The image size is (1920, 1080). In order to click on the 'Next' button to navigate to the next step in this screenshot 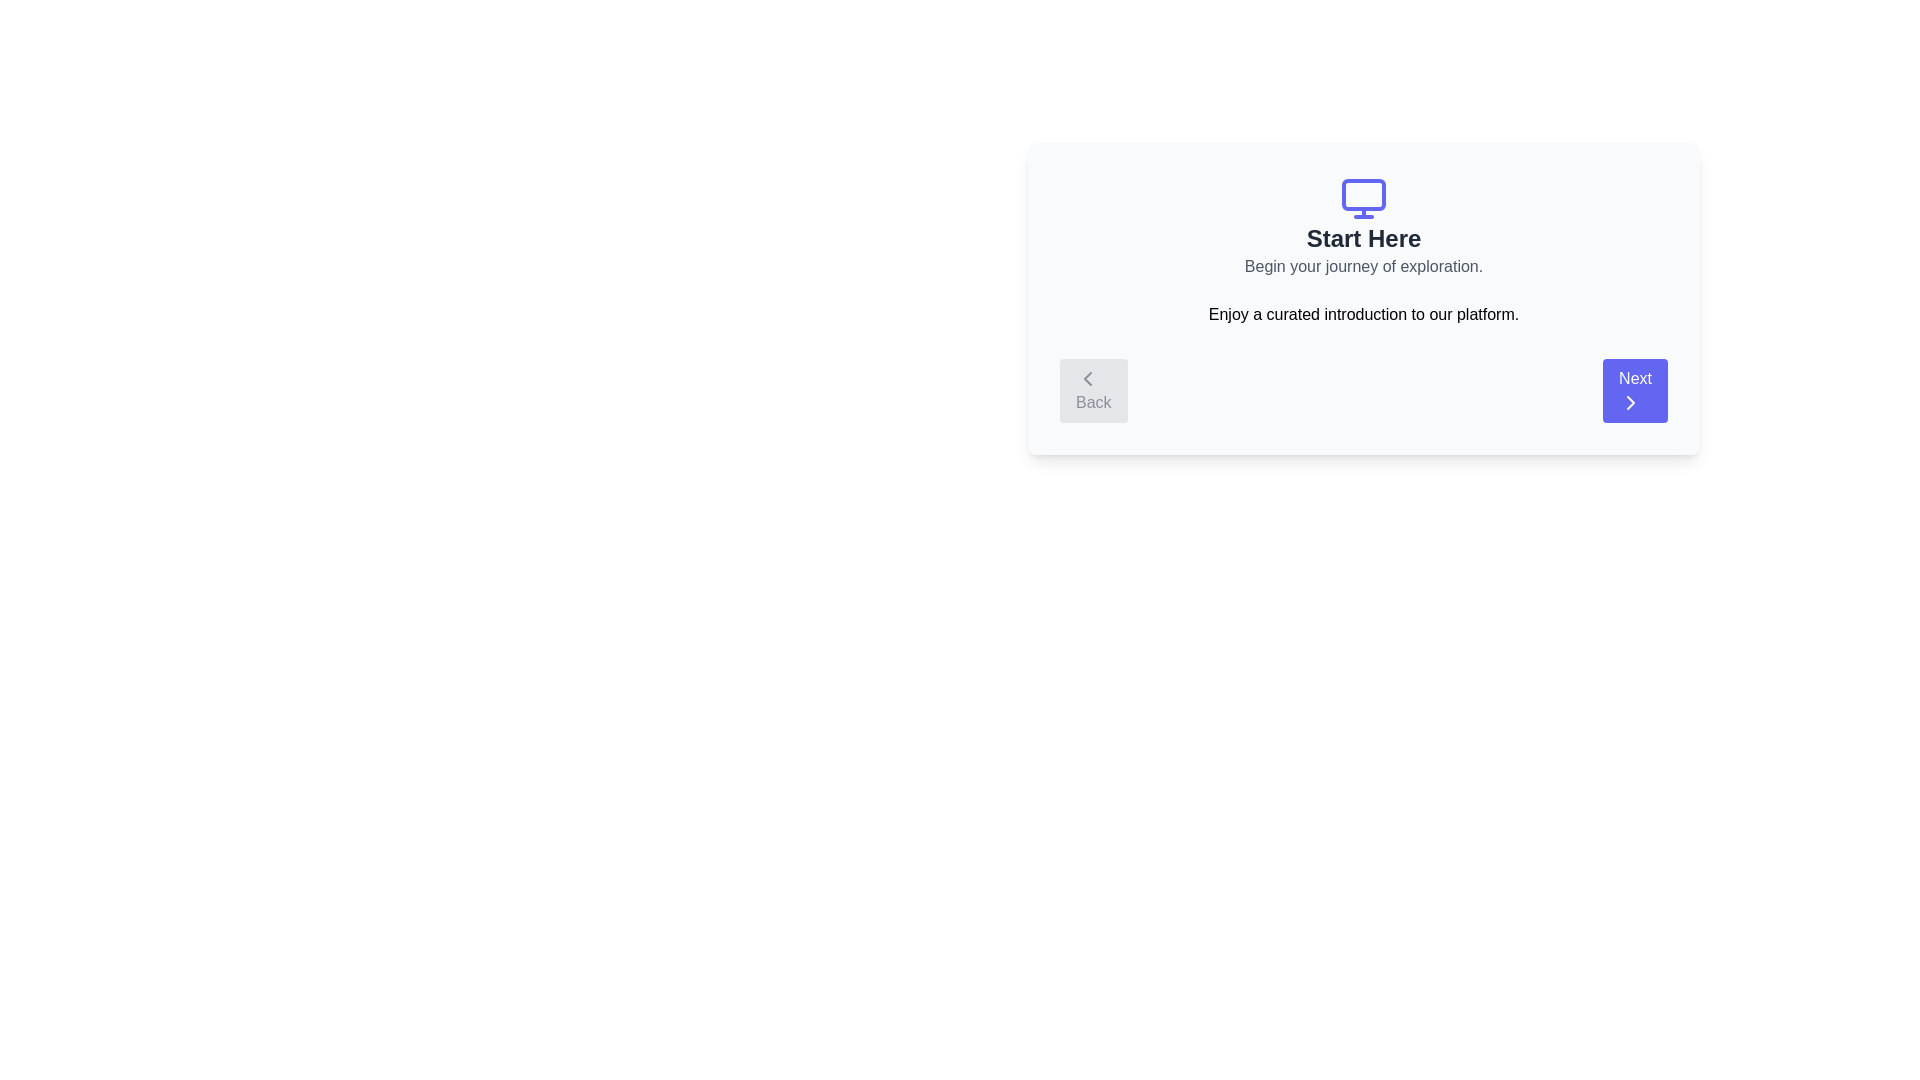, I will do `click(1635, 390)`.